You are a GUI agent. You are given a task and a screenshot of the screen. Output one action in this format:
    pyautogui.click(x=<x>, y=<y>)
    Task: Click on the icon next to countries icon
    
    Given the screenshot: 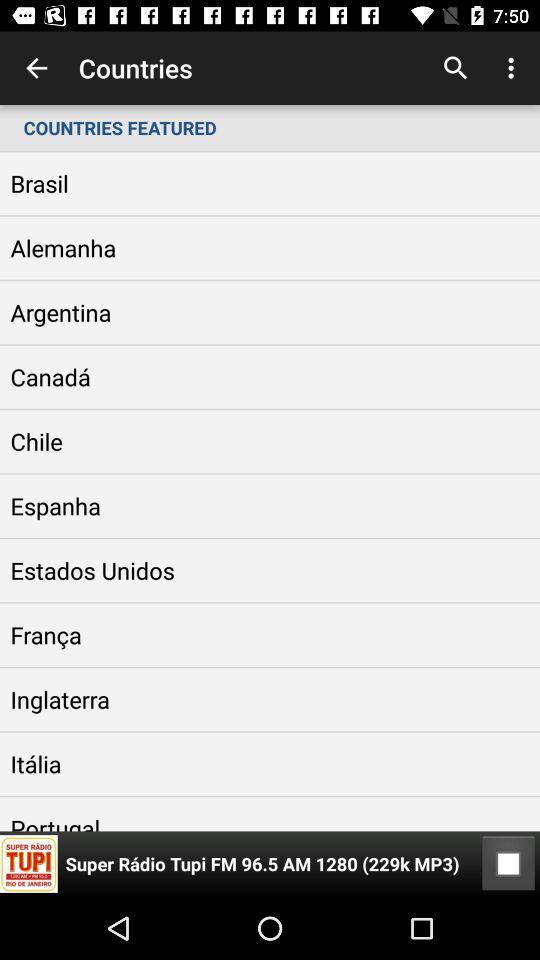 What is the action you would take?
    pyautogui.click(x=455, y=68)
    